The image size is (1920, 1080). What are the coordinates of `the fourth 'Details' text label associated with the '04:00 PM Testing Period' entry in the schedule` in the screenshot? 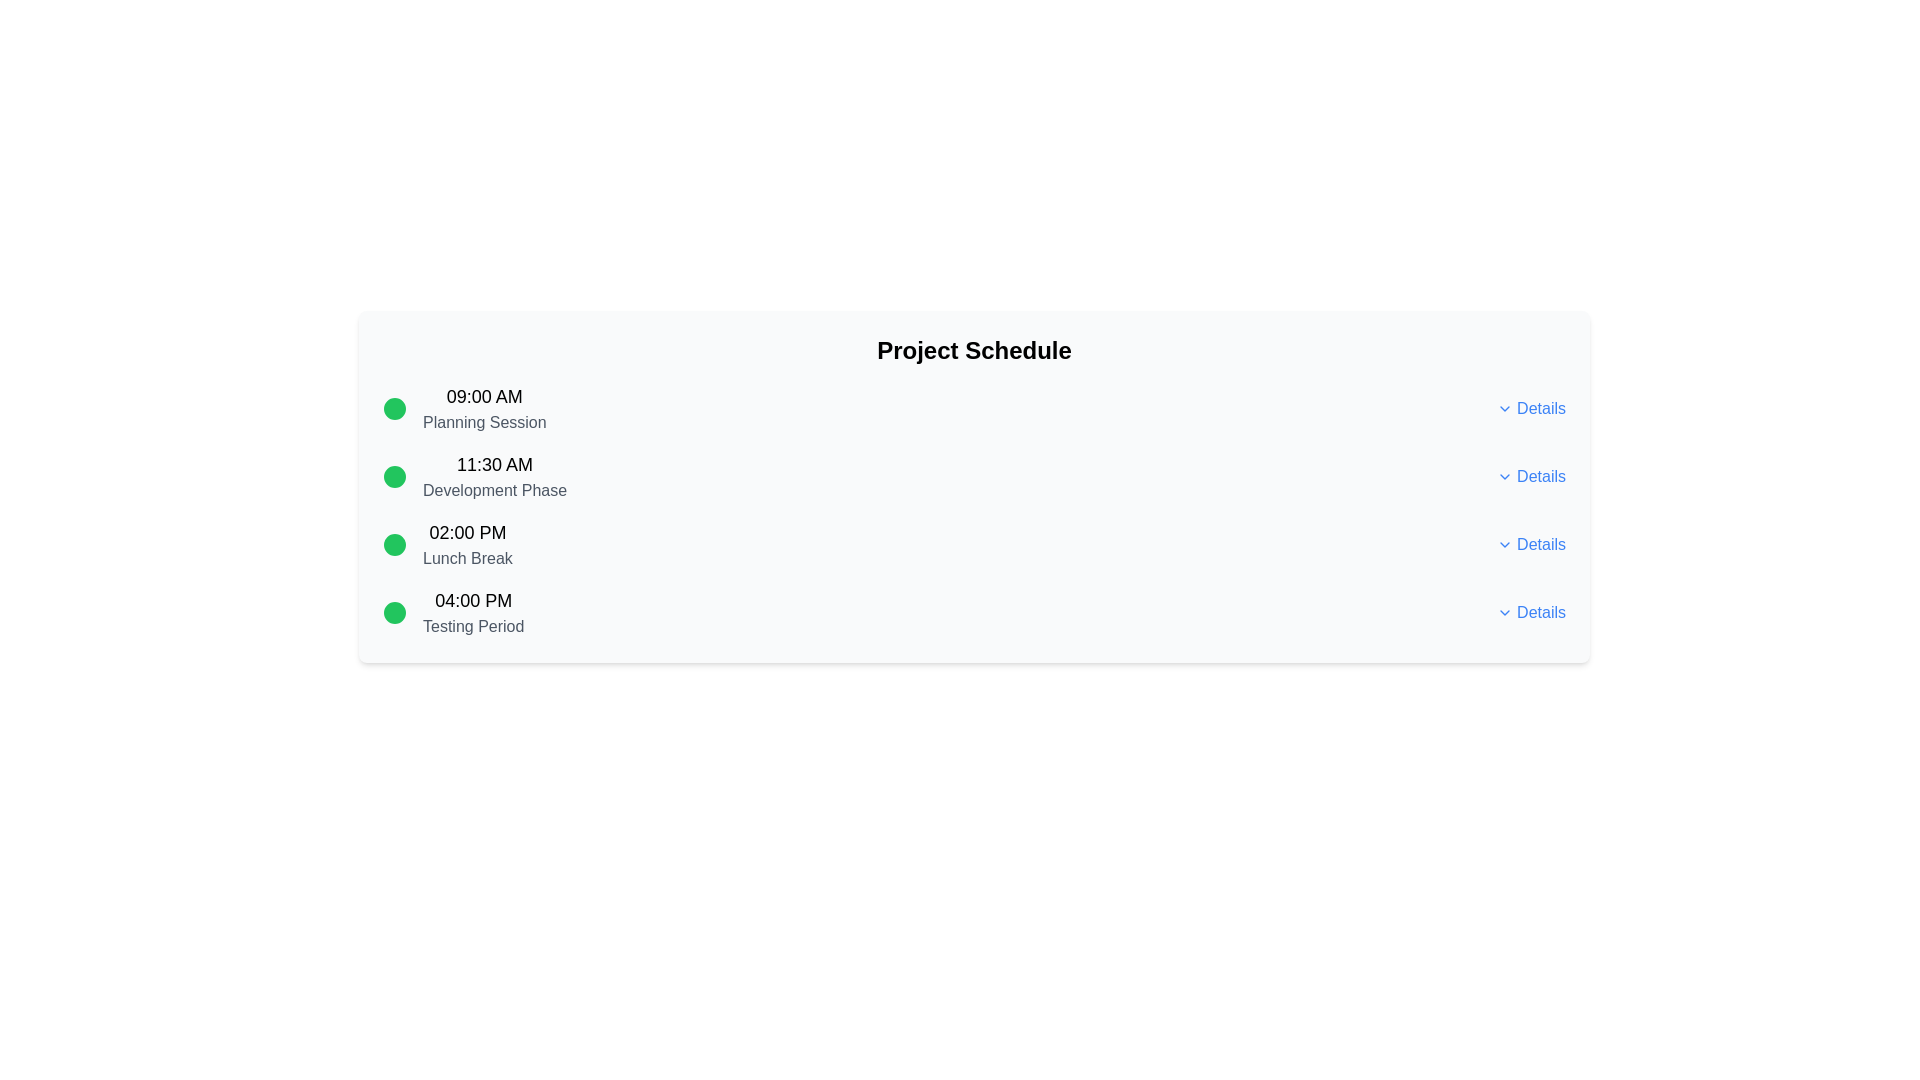 It's located at (1540, 477).